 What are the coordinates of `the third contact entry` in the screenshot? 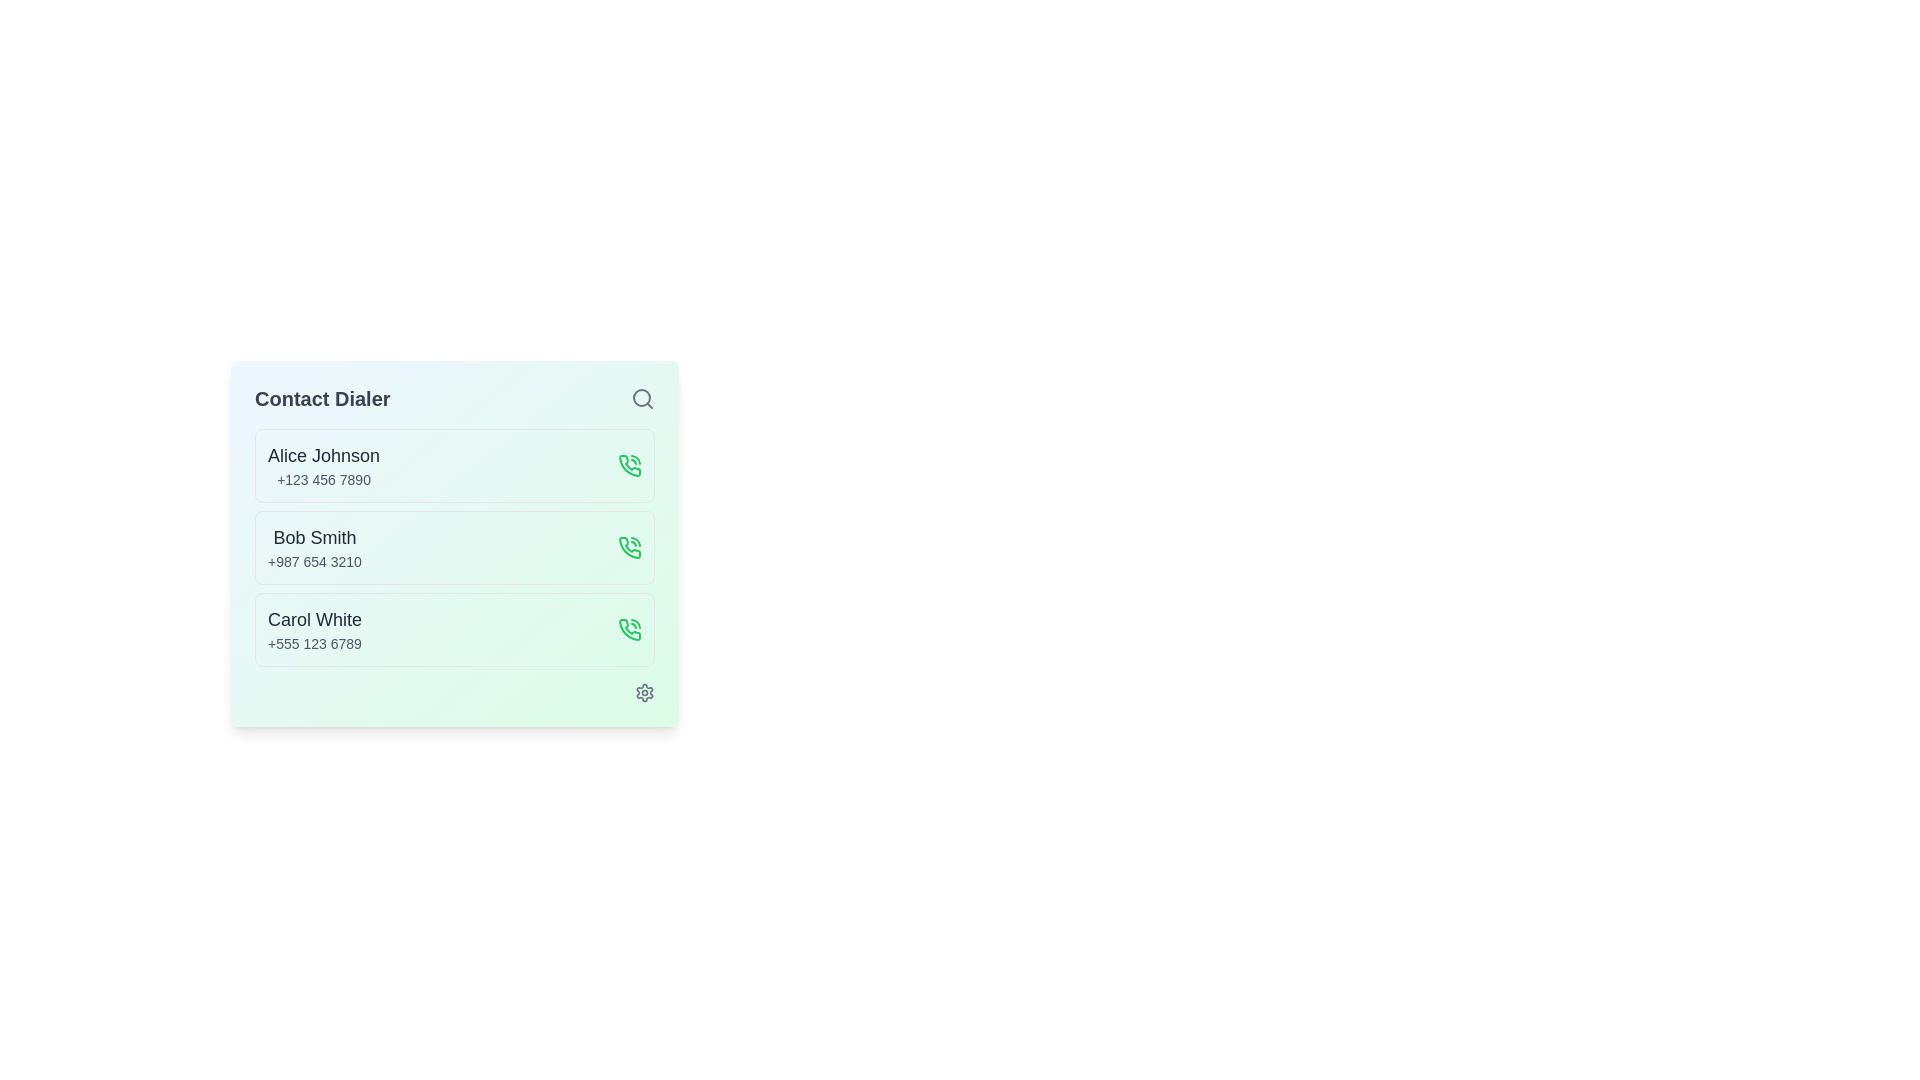 It's located at (454, 628).